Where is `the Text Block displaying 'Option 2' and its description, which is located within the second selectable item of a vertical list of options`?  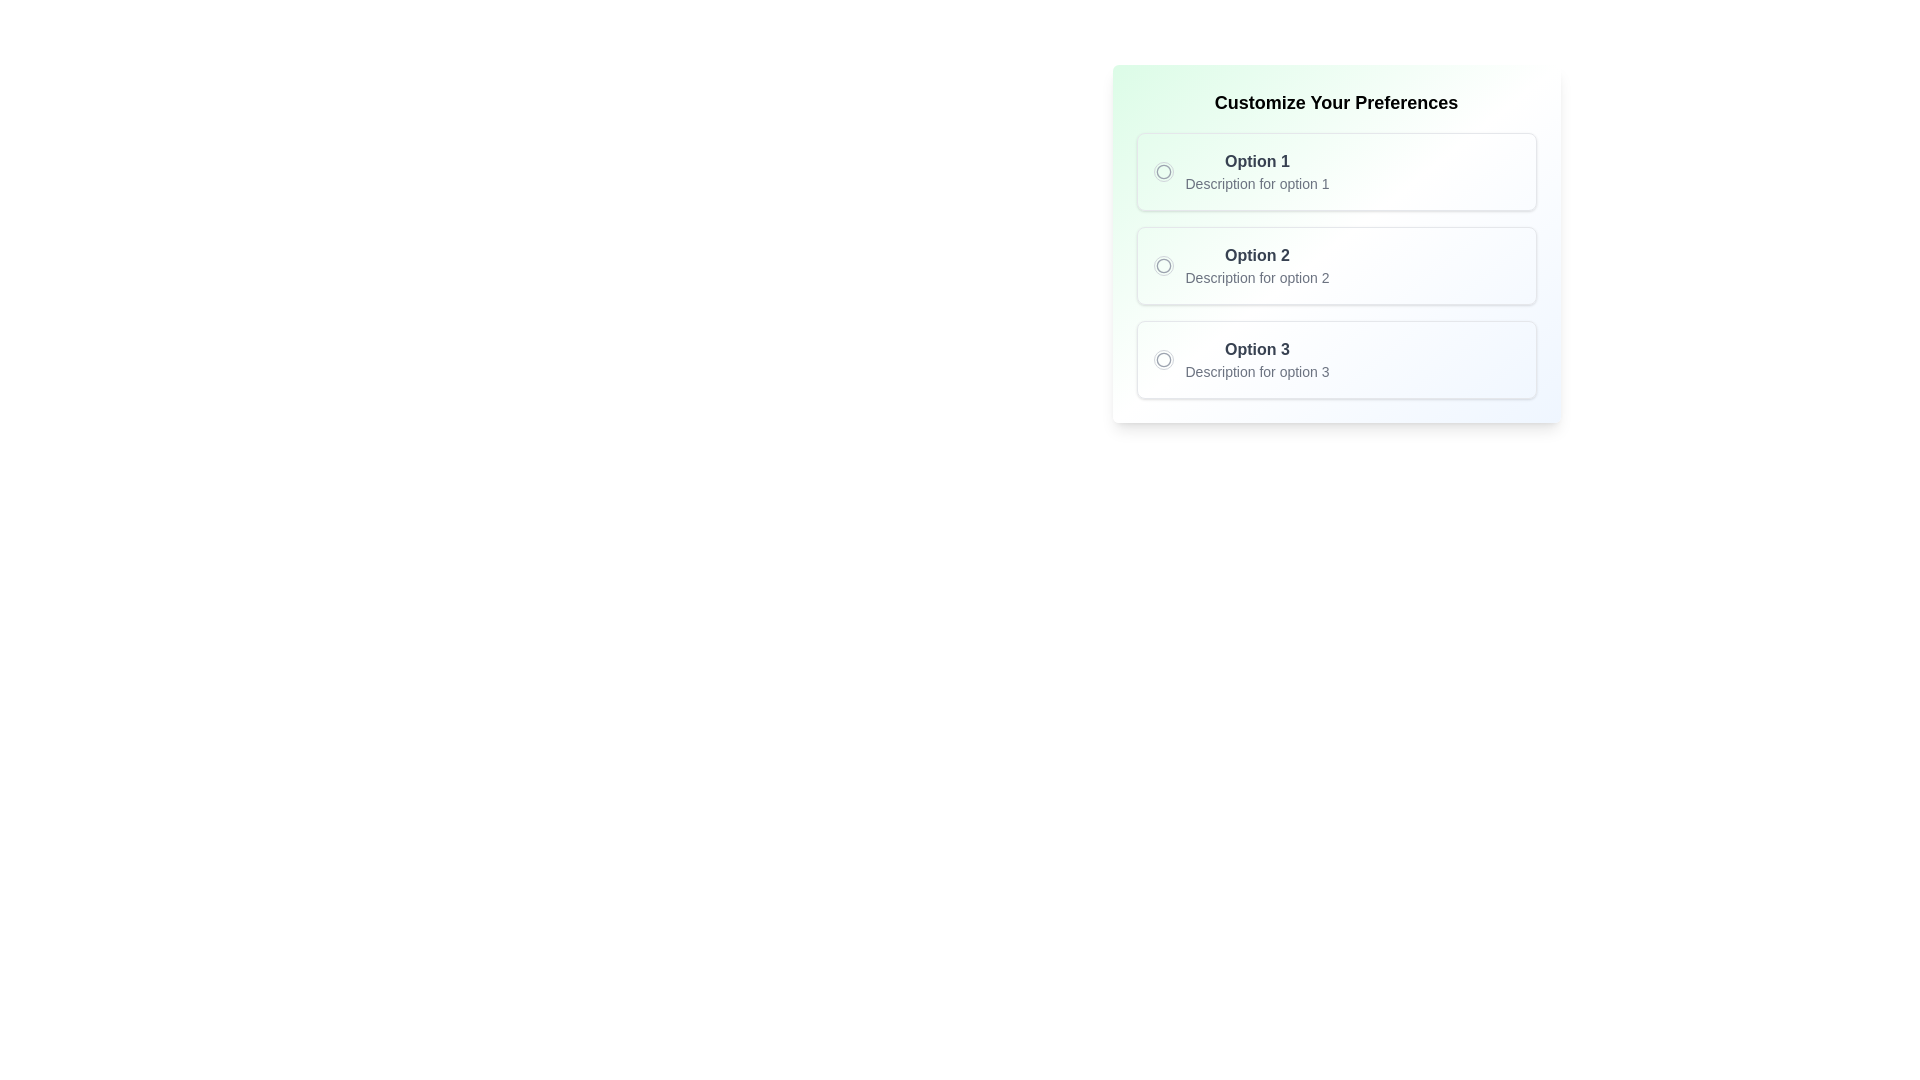
the Text Block displaying 'Option 2' and its description, which is located within the second selectable item of a vertical list of options is located at coordinates (1256, 265).